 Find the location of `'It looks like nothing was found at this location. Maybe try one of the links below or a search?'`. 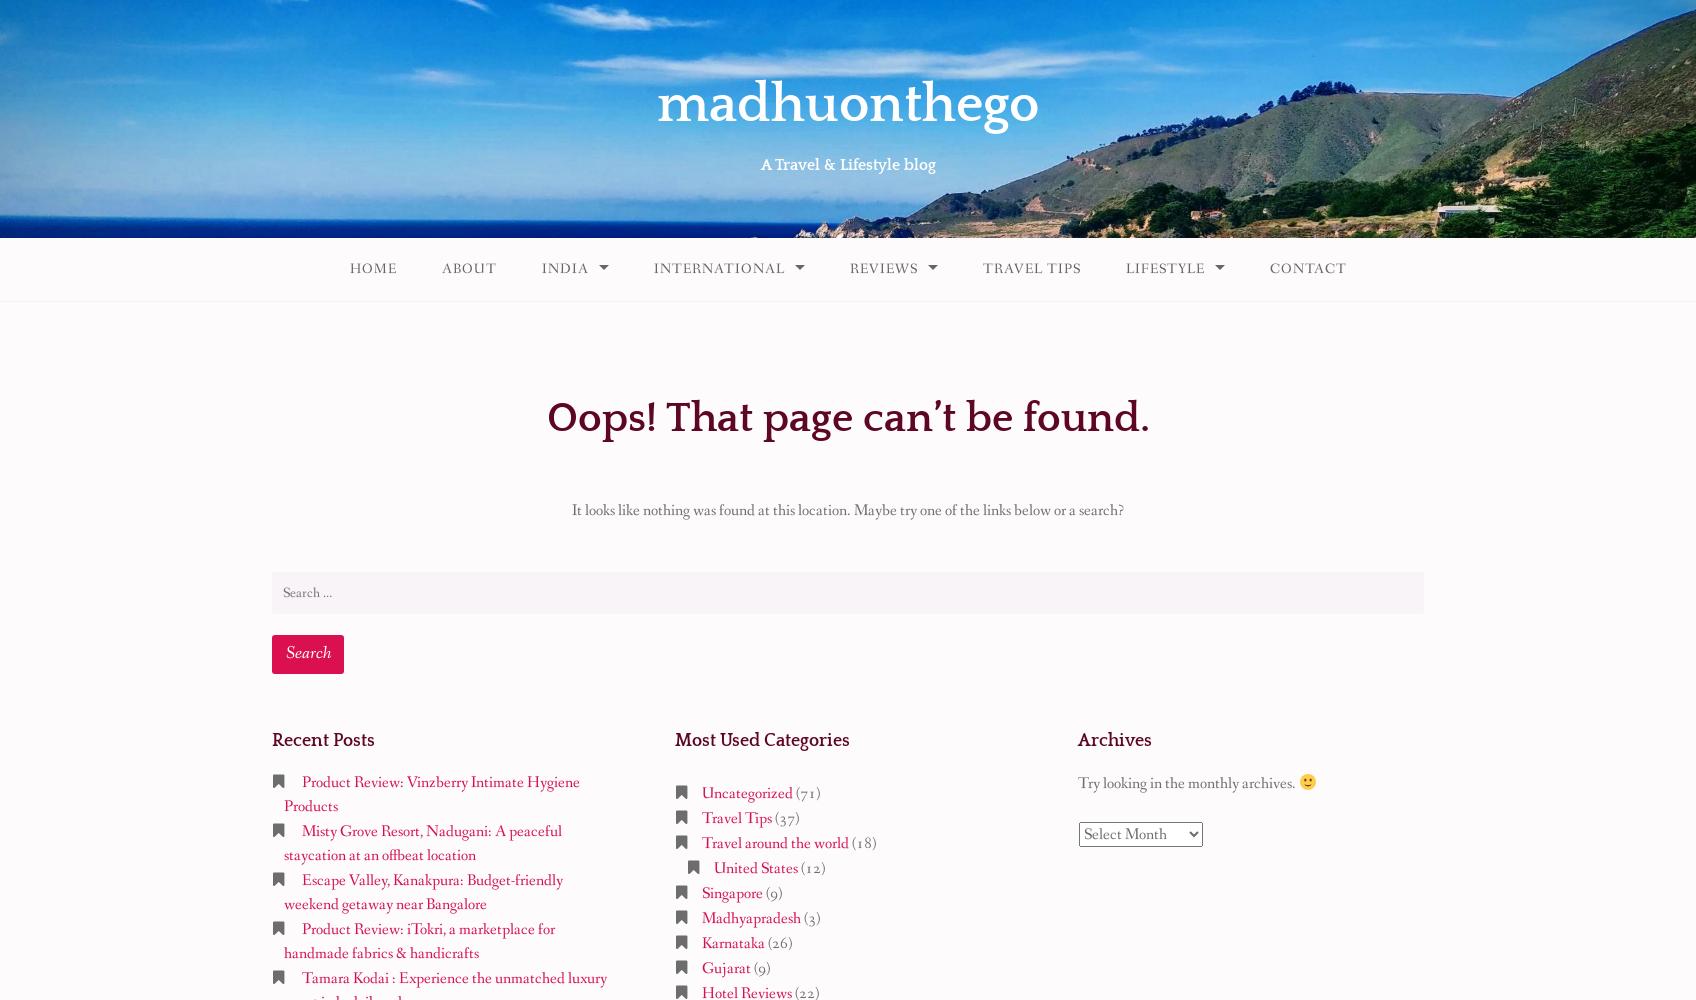

'It looks like nothing was found at this location. Maybe try one of the links below or a search?' is located at coordinates (572, 509).